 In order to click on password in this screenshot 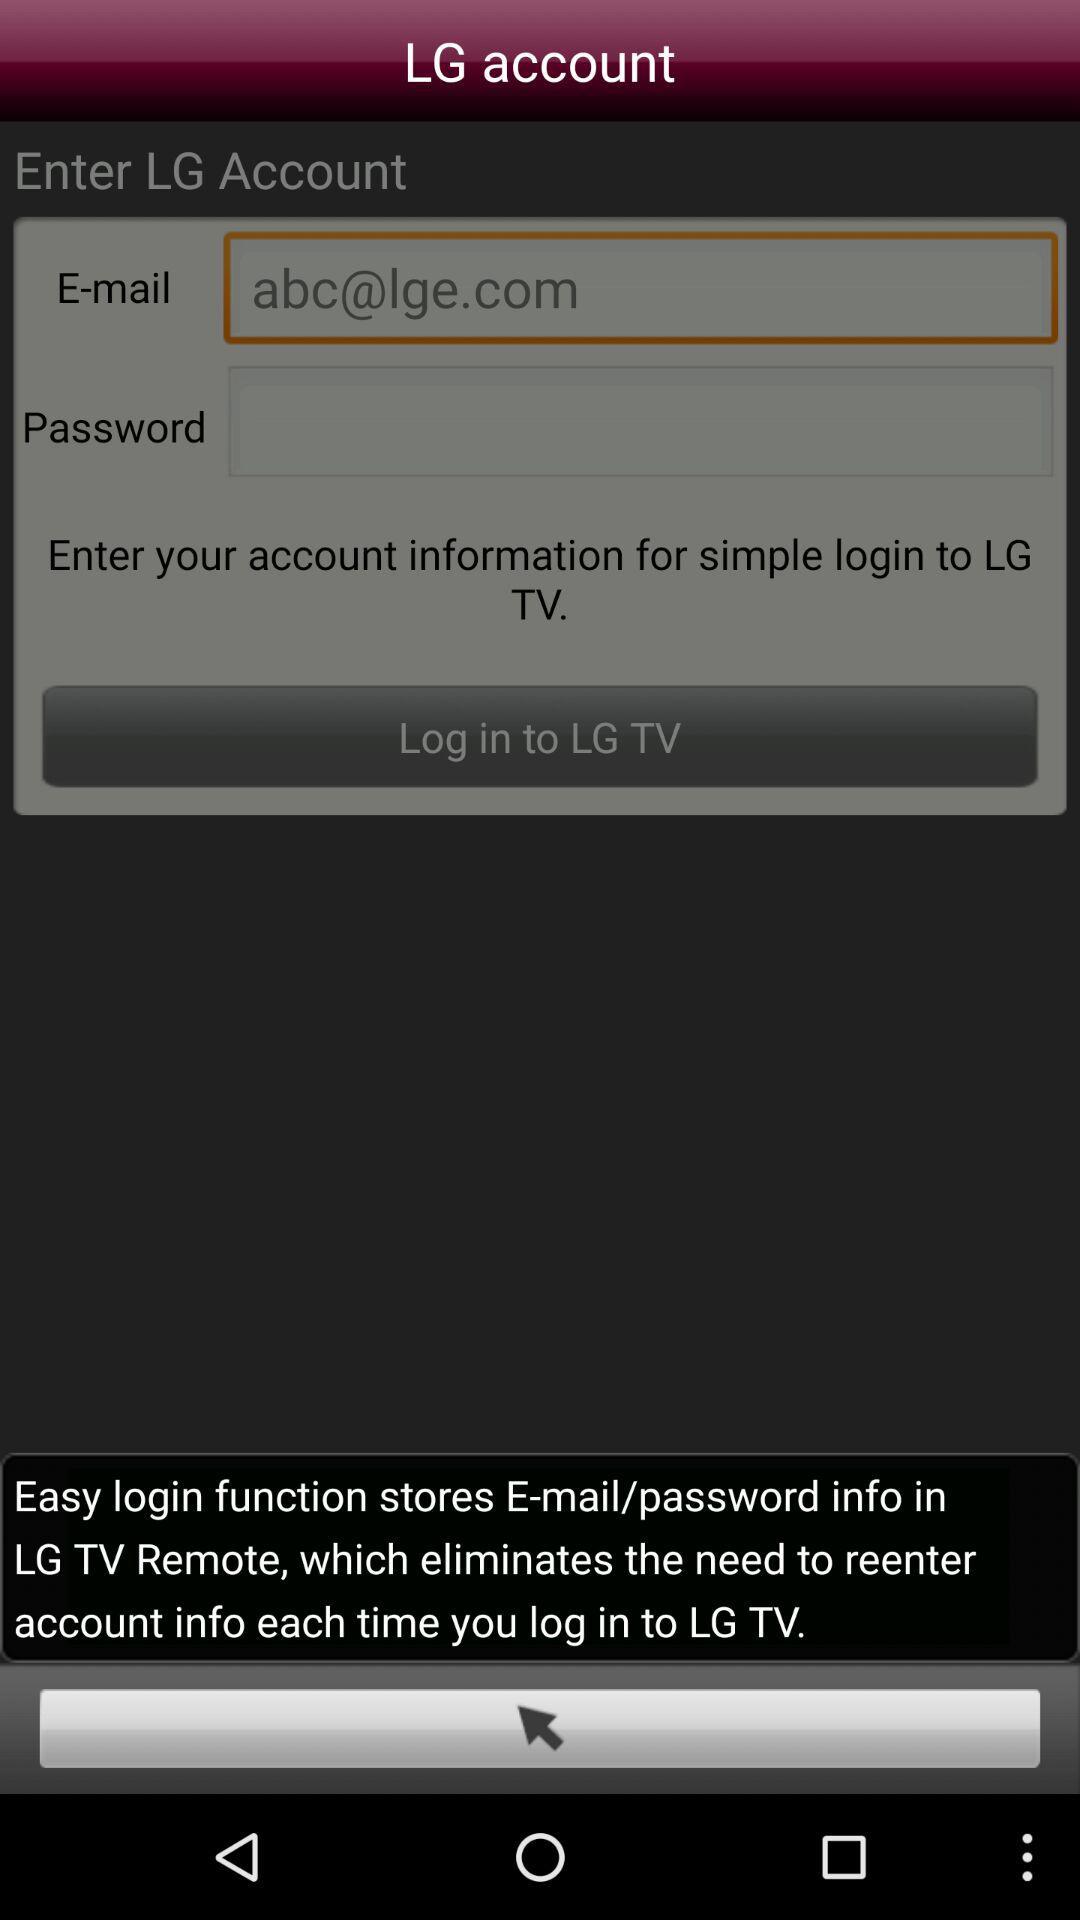, I will do `click(640, 426)`.